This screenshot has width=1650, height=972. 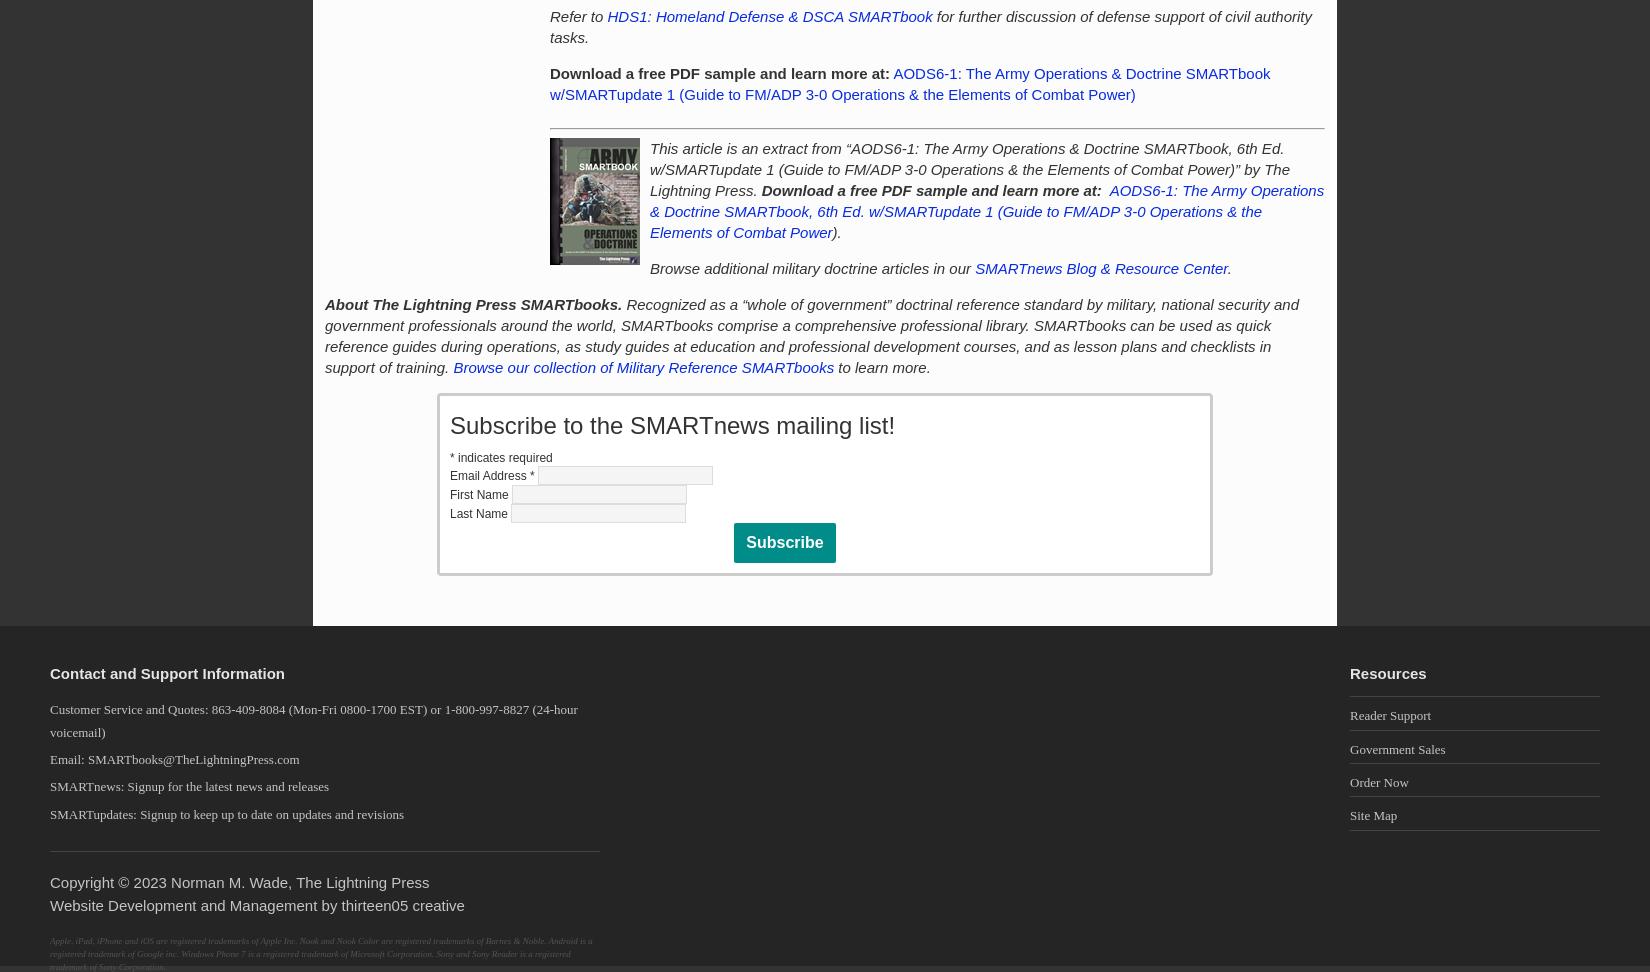 I want to click on 'Recognized as a “whole of government” doctrinal reference standard by military, national security and government professionals around the world, SMARTbooks comprise a comprehensive professional library. SMARTbooks can be used as quick reference guides during operations, as study guides at education and professional development courses, and as lesson plans and checklists in support of training.', so click(x=325, y=335).